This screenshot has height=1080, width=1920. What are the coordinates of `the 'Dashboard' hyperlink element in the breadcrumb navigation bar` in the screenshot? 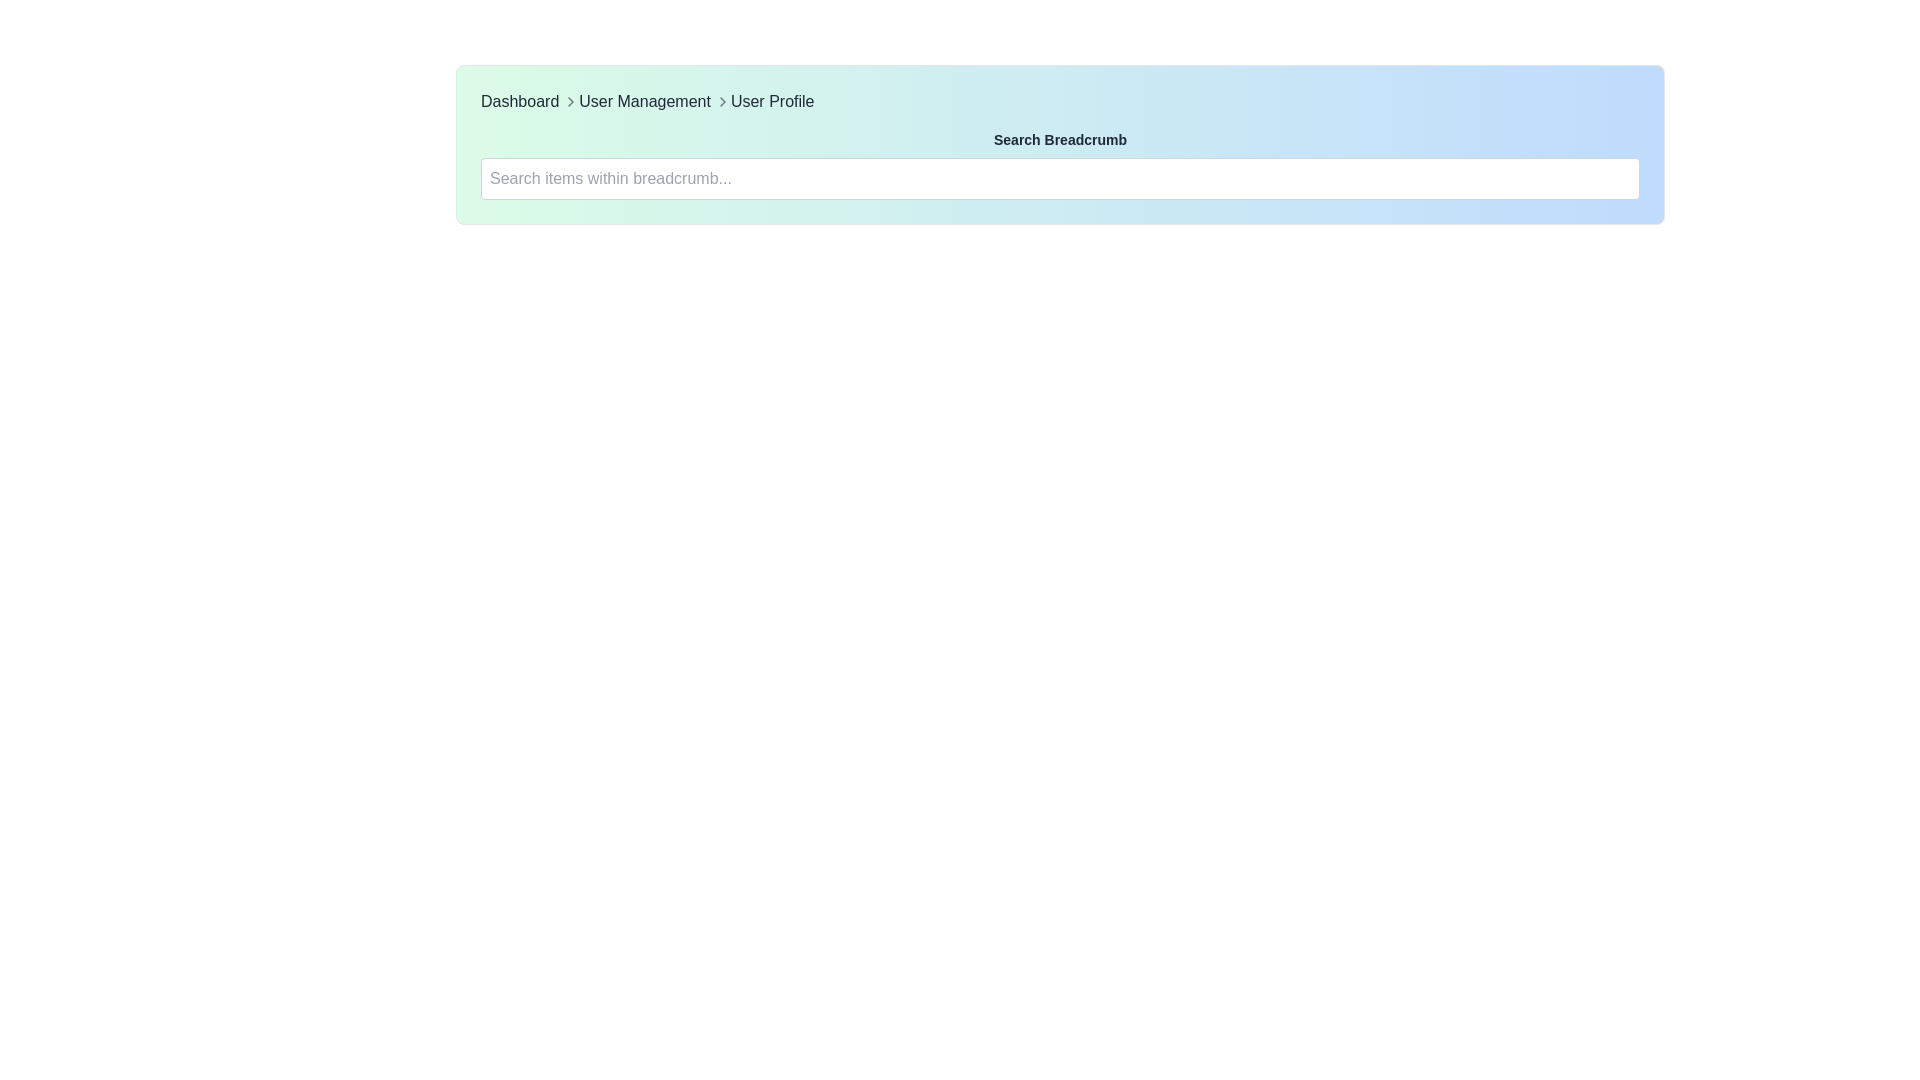 It's located at (520, 101).